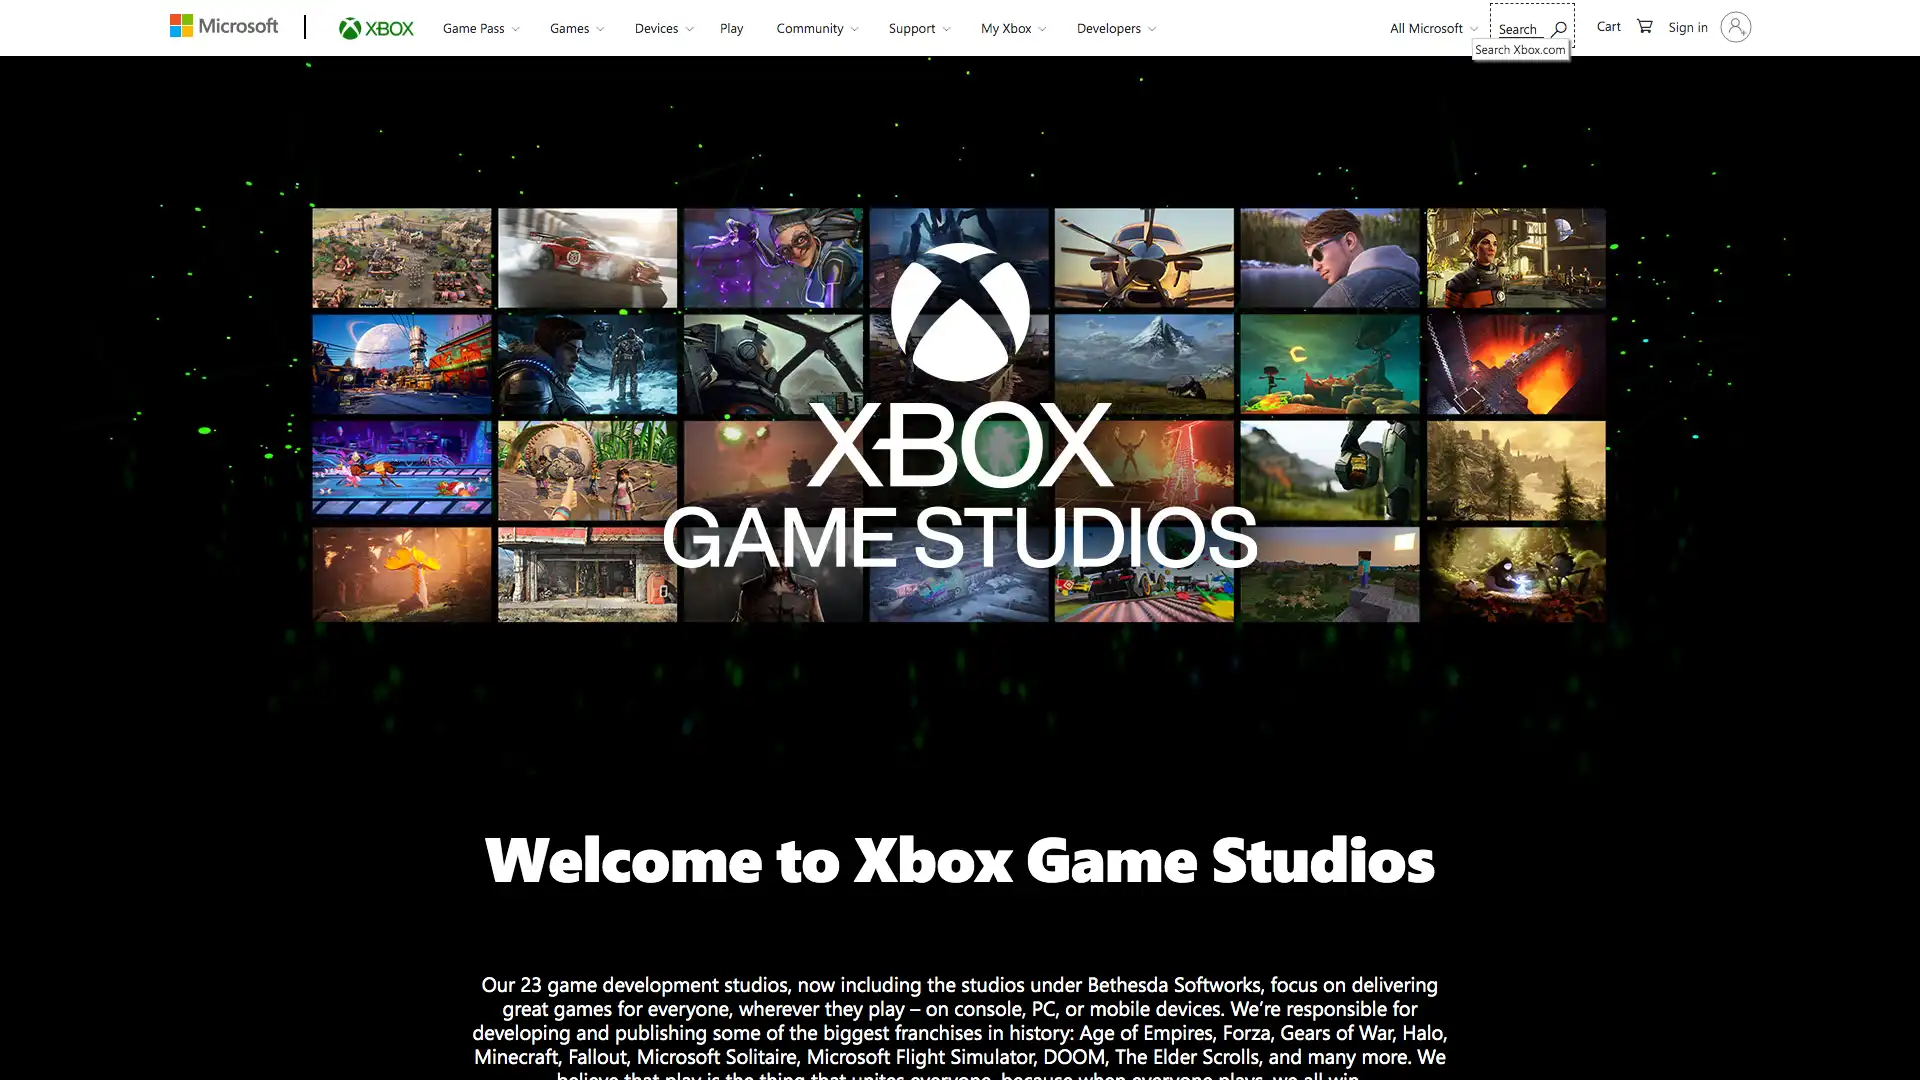  What do you see at coordinates (662, 27) in the screenshot?
I see `Devices` at bounding box center [662, 27].